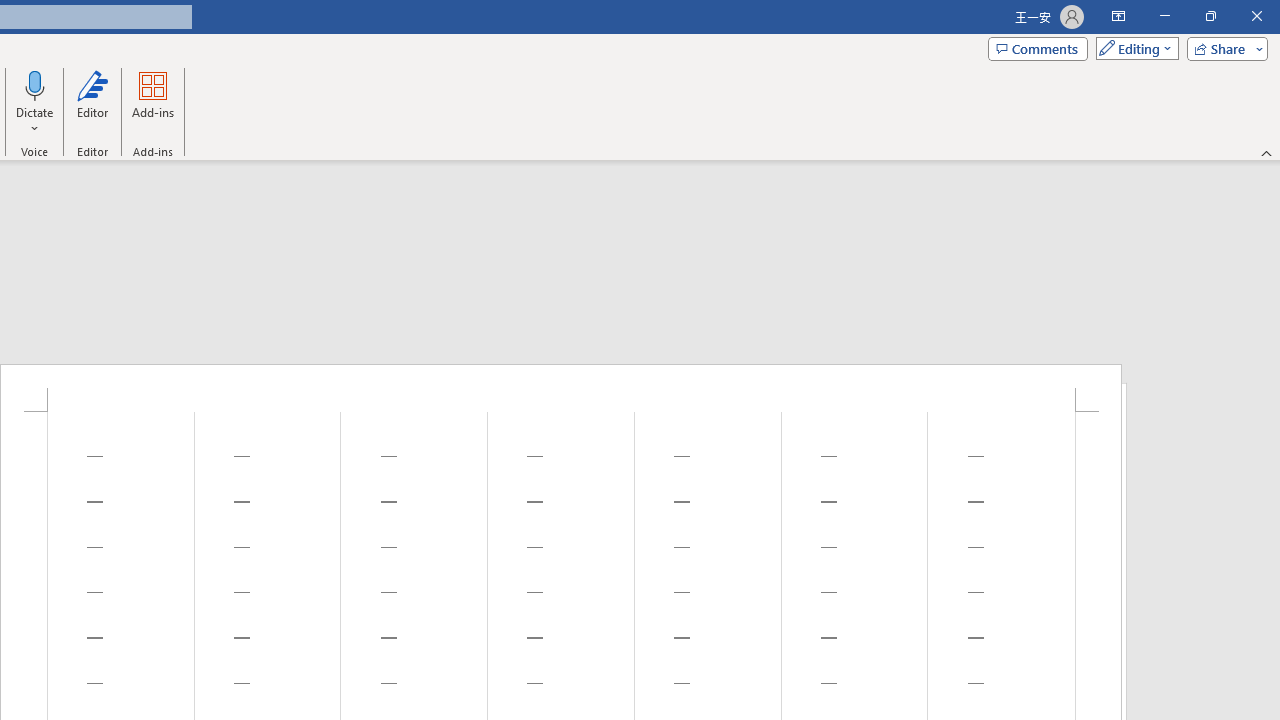 This screenshot has width=1280, height=720. Describe the element at coordinates (1266, 152) in the screenshot. I see `'Collapse the Ribbon'` at that location.